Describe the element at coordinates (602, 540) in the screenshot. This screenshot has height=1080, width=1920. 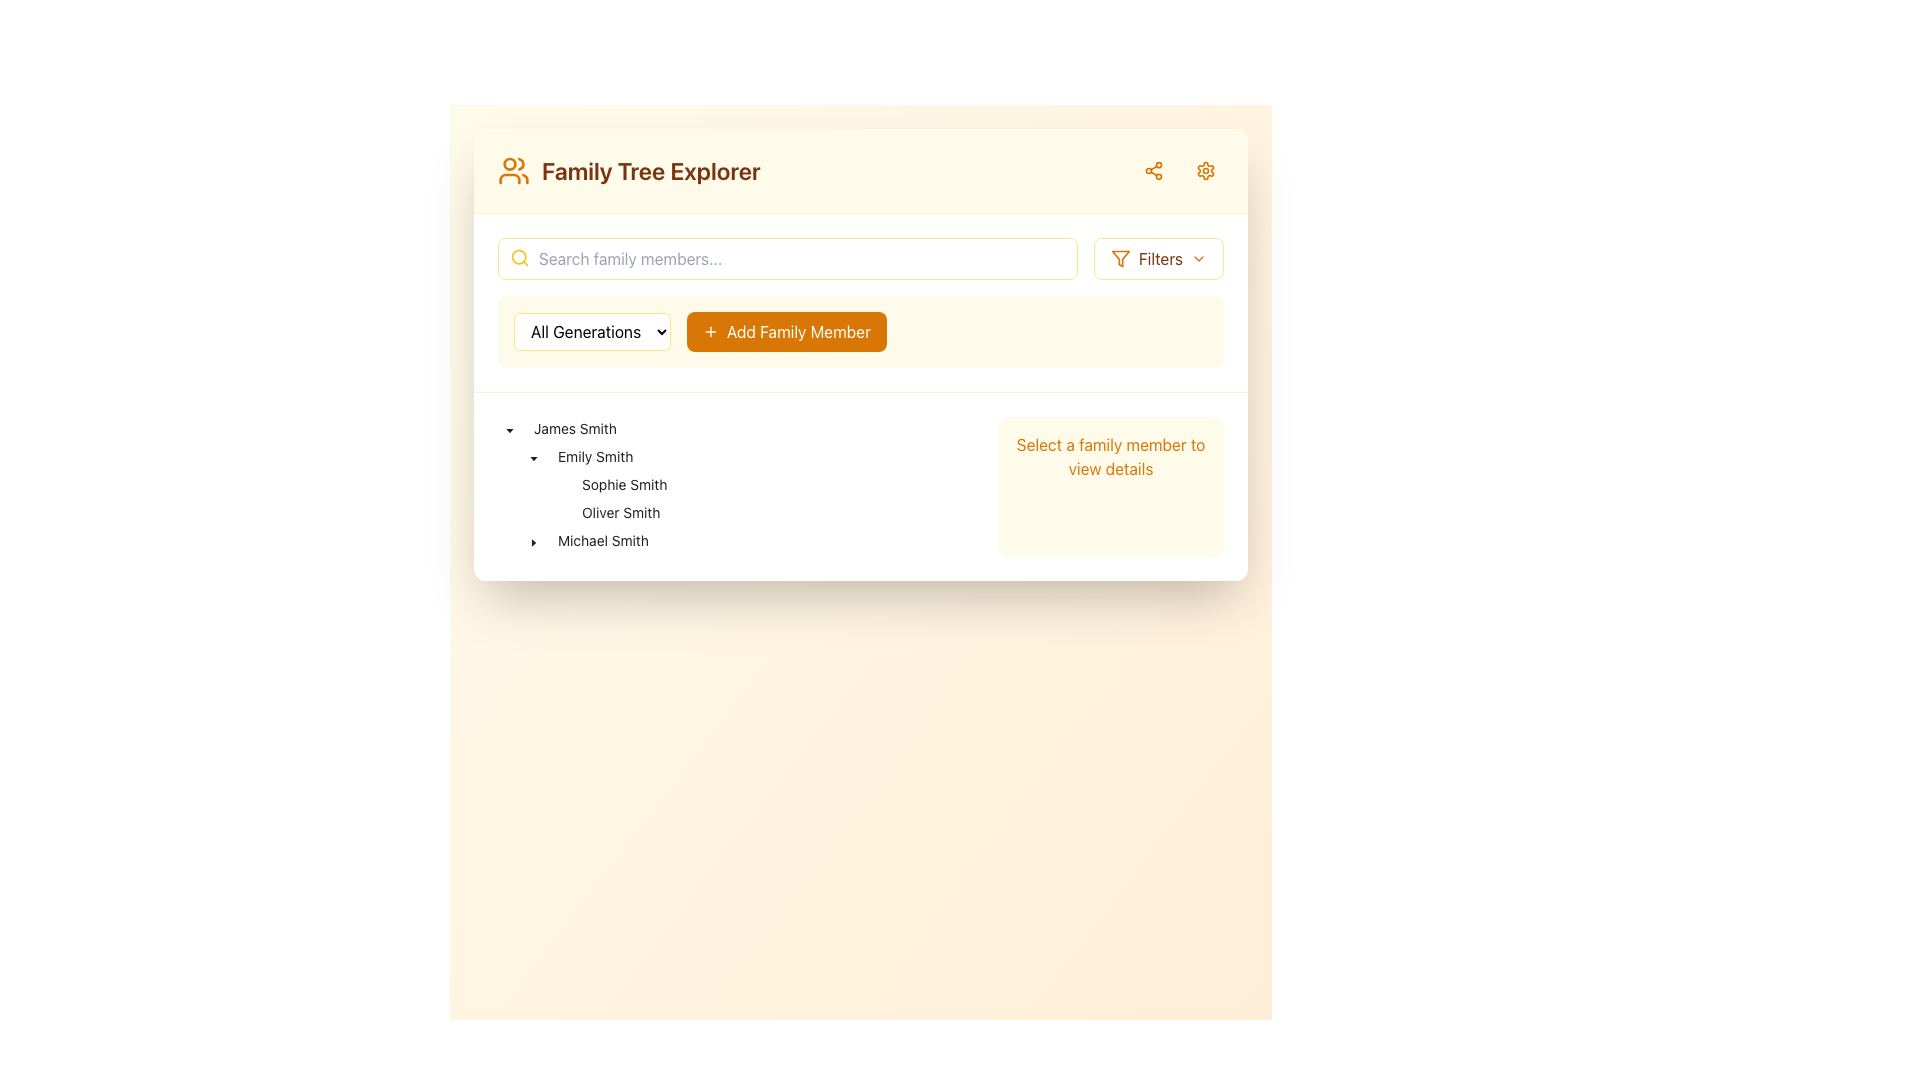
I see `the Text node representing an individual in the family tree, located near the bottom of the visible list, below sibling nodes like 'Oliver Smith'` at that location.